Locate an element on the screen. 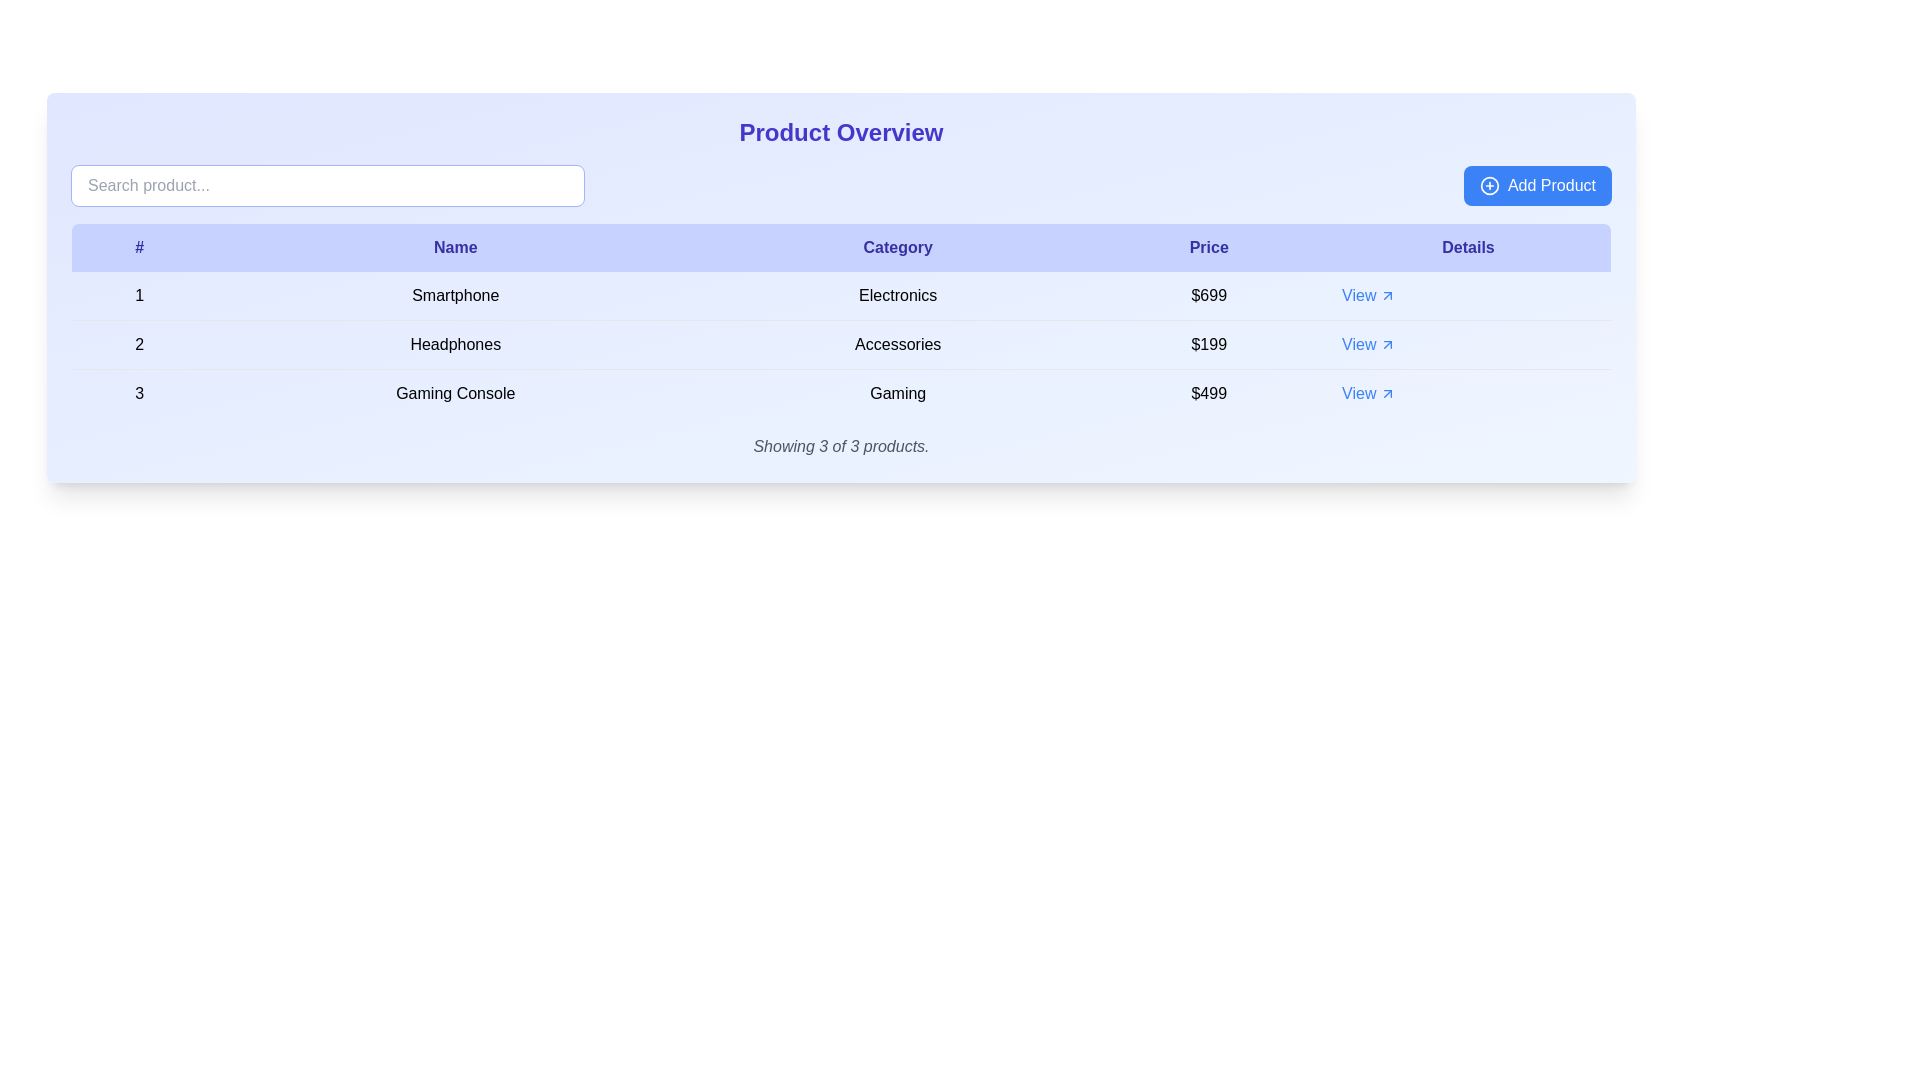 The image size is (1920, 1080). the text label displaying 'Headphones', which is located in the second row of the table under the column labeled 'Name' is located at coordinates (454, 343).